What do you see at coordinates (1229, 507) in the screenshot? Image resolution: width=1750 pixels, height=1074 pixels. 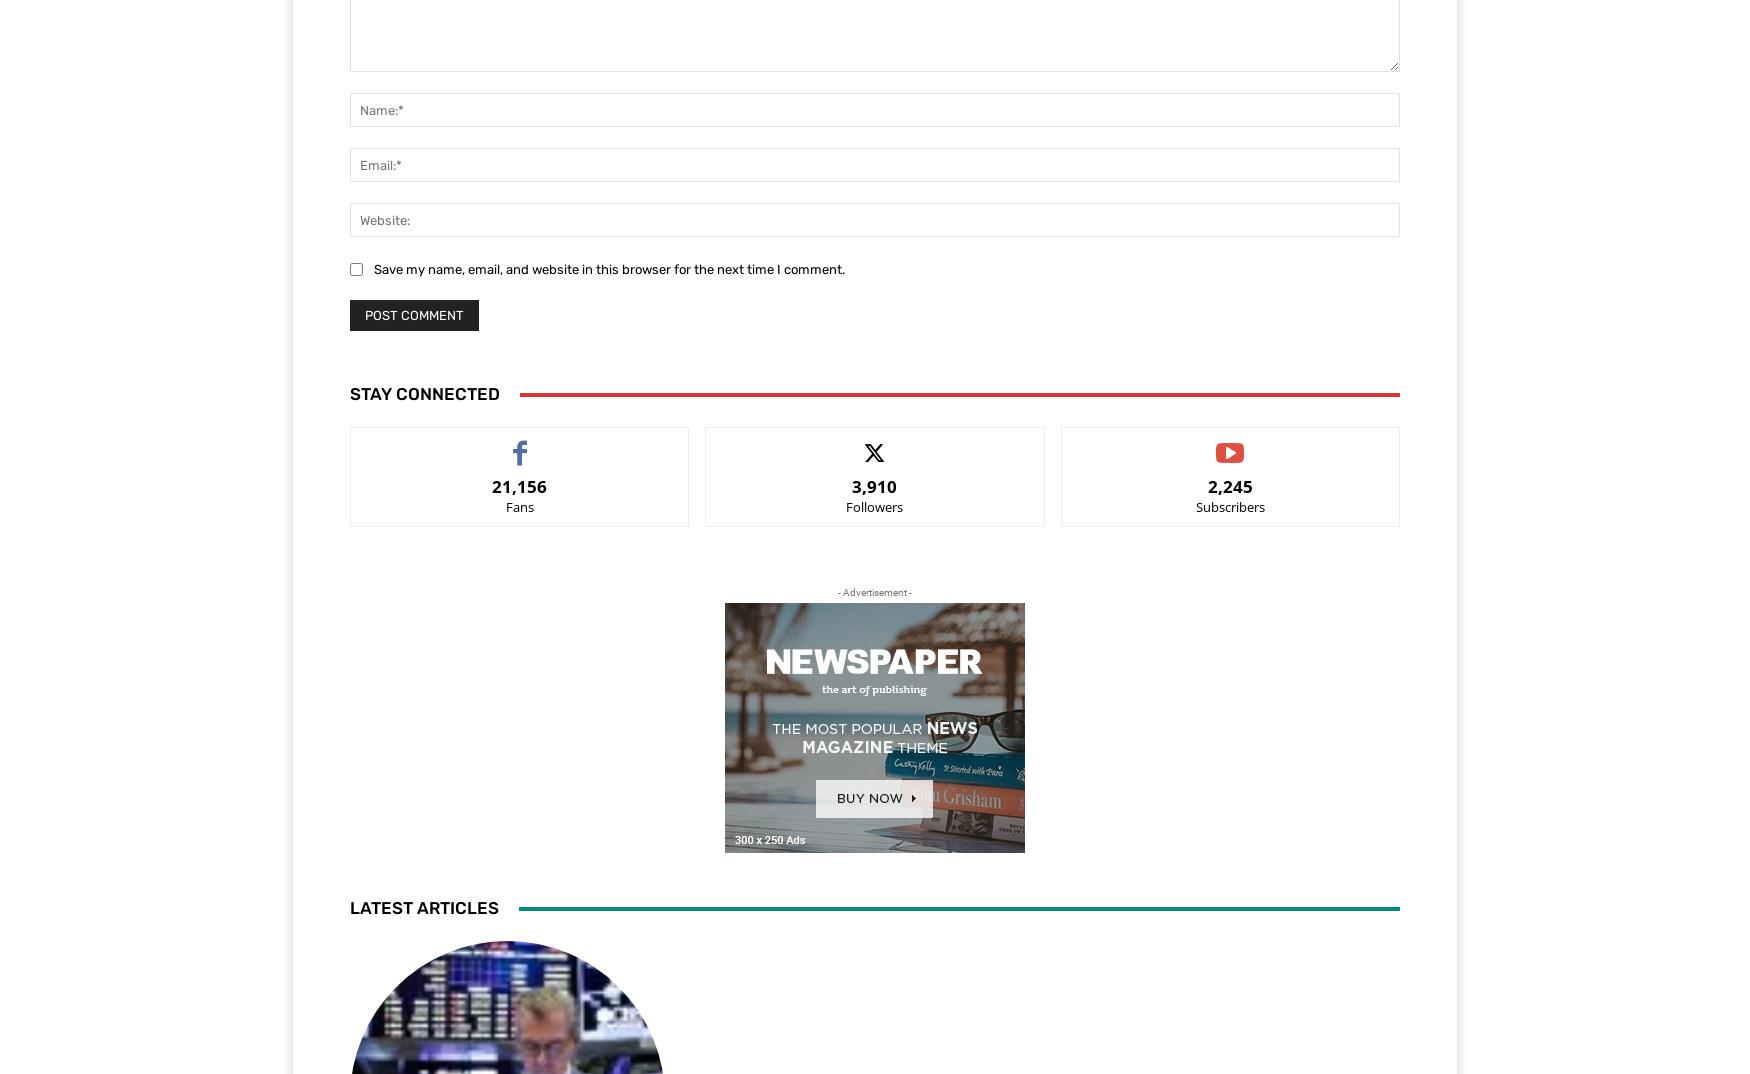 I see `'Subscribers'` at bounding box center [1229, 507].